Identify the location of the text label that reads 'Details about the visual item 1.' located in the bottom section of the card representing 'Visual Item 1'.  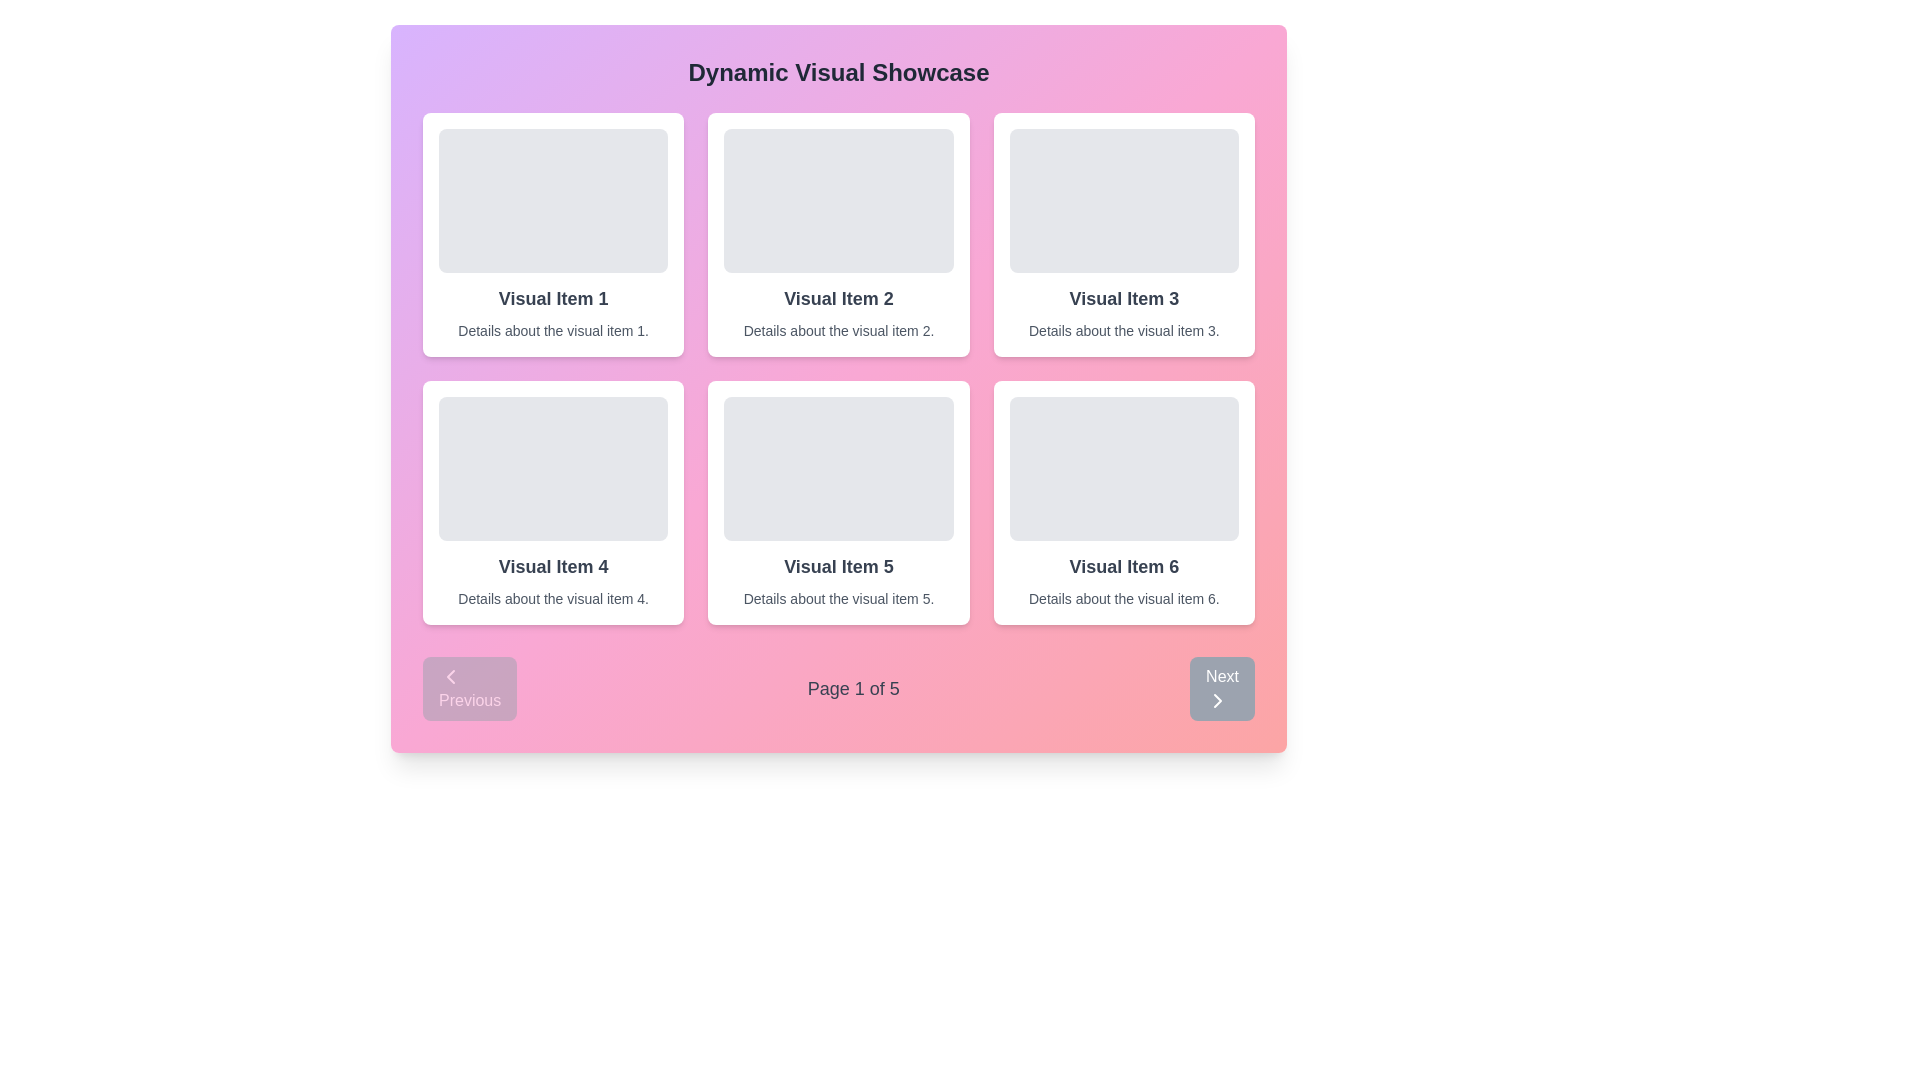
(553, 330).